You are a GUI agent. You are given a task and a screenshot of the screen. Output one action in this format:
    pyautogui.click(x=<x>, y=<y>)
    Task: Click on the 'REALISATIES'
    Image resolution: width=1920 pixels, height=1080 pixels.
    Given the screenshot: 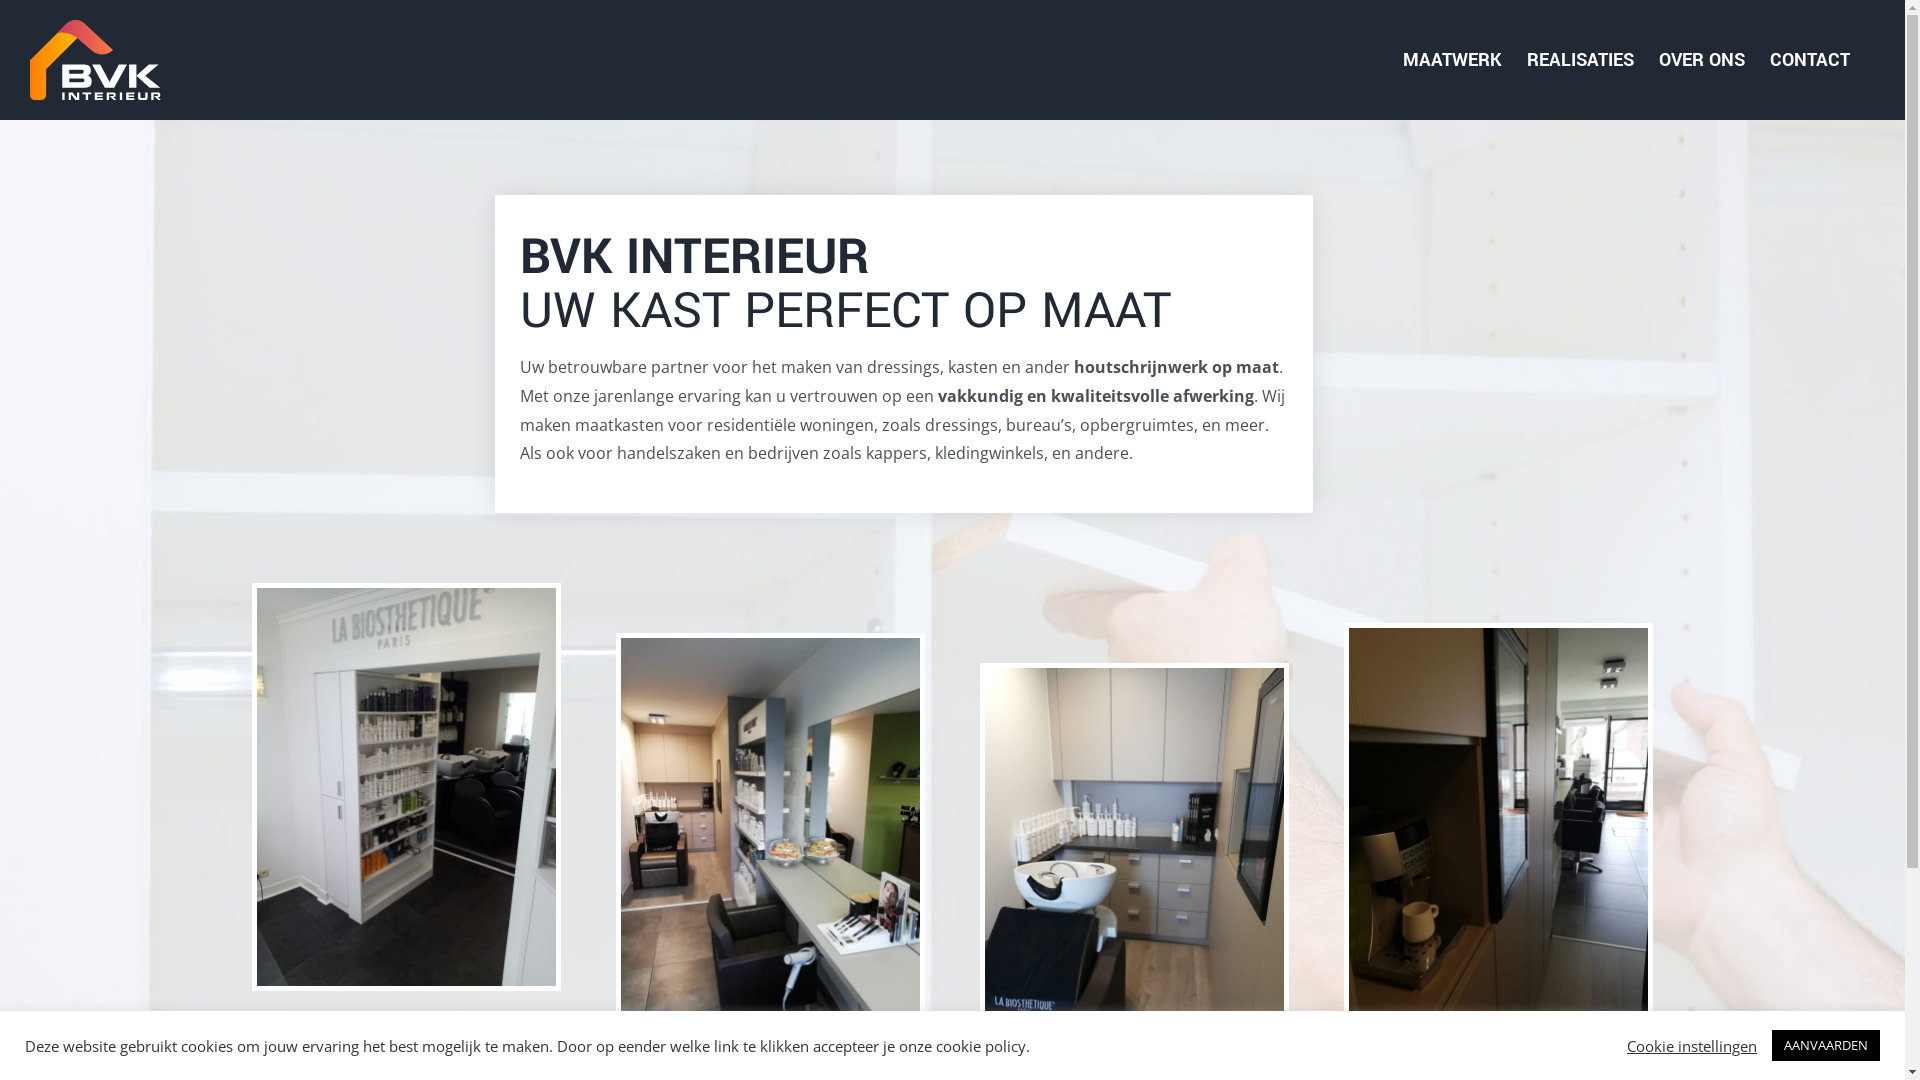 What is the action you would take?
    pyautogui.click(x=1579, y=59)
    